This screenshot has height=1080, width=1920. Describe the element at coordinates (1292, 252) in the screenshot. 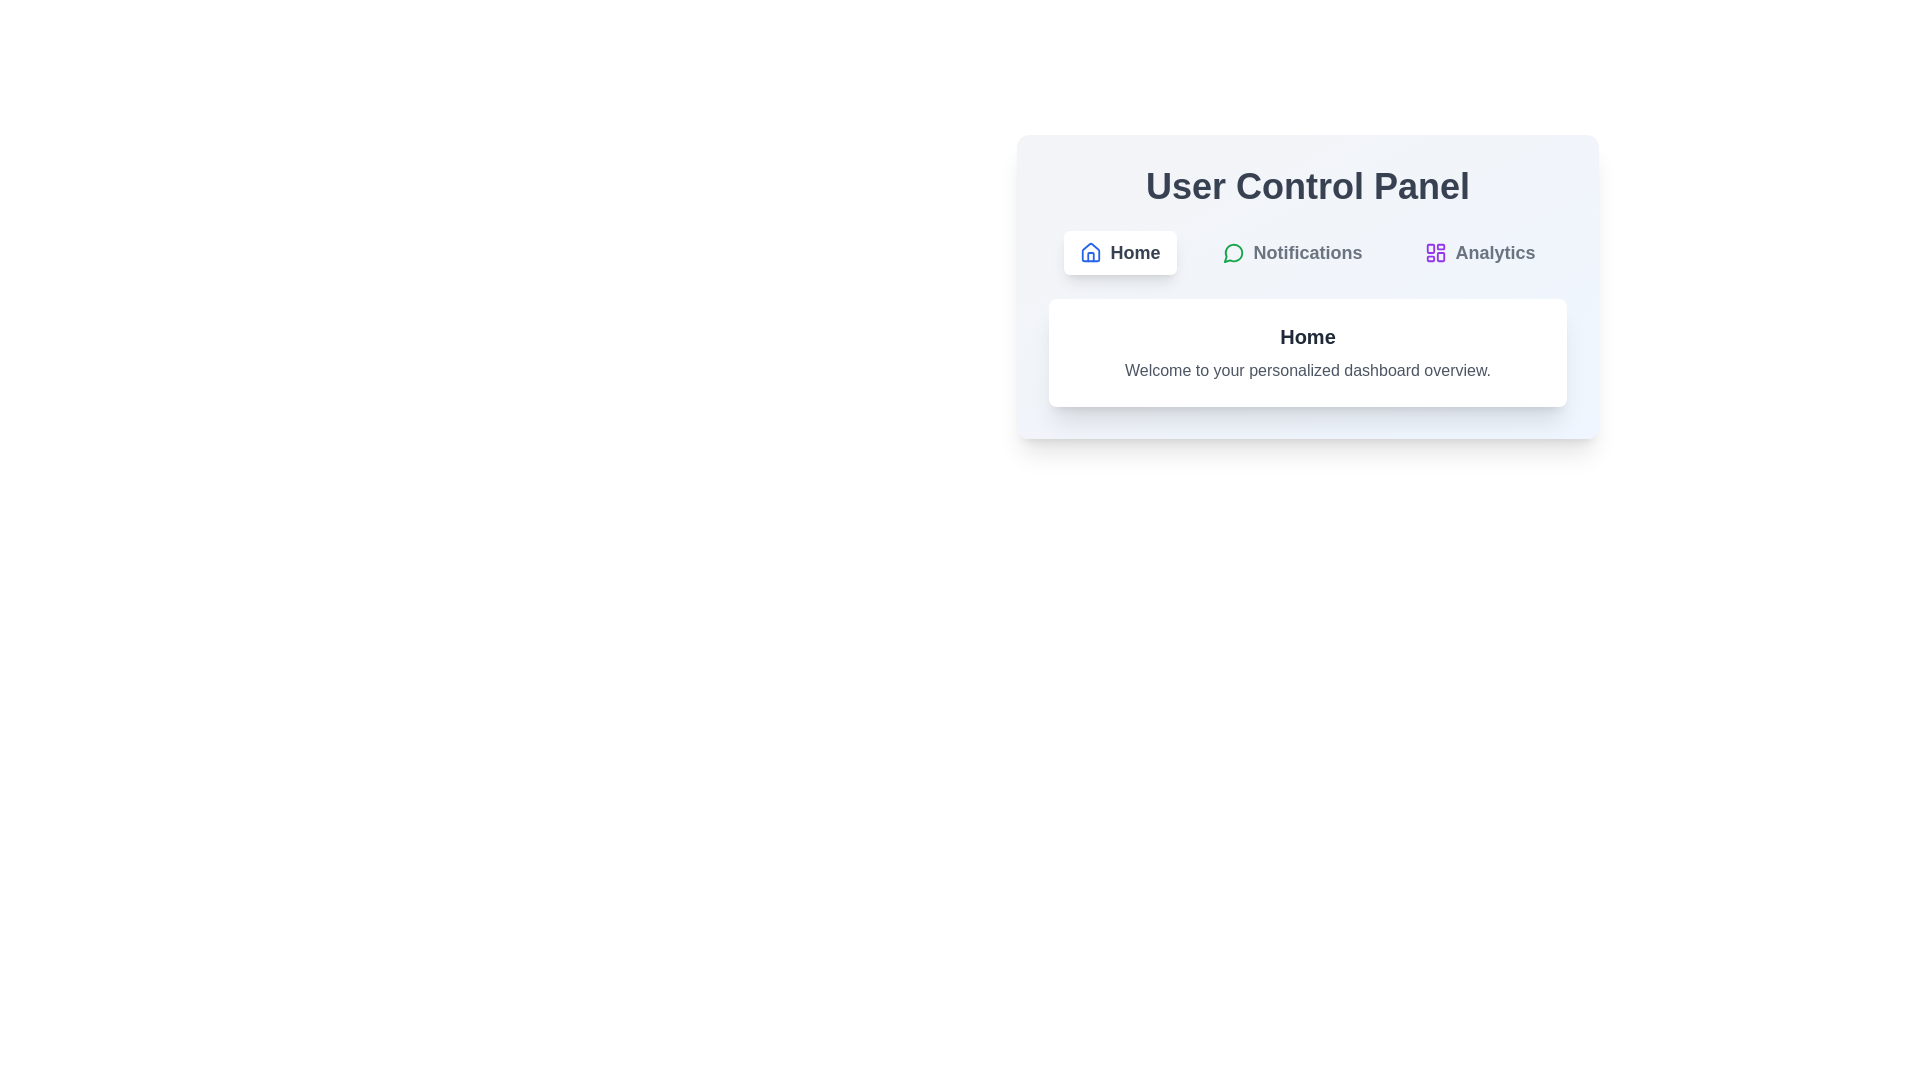

I see `the Notifications tab by clicking on its button` at that location.